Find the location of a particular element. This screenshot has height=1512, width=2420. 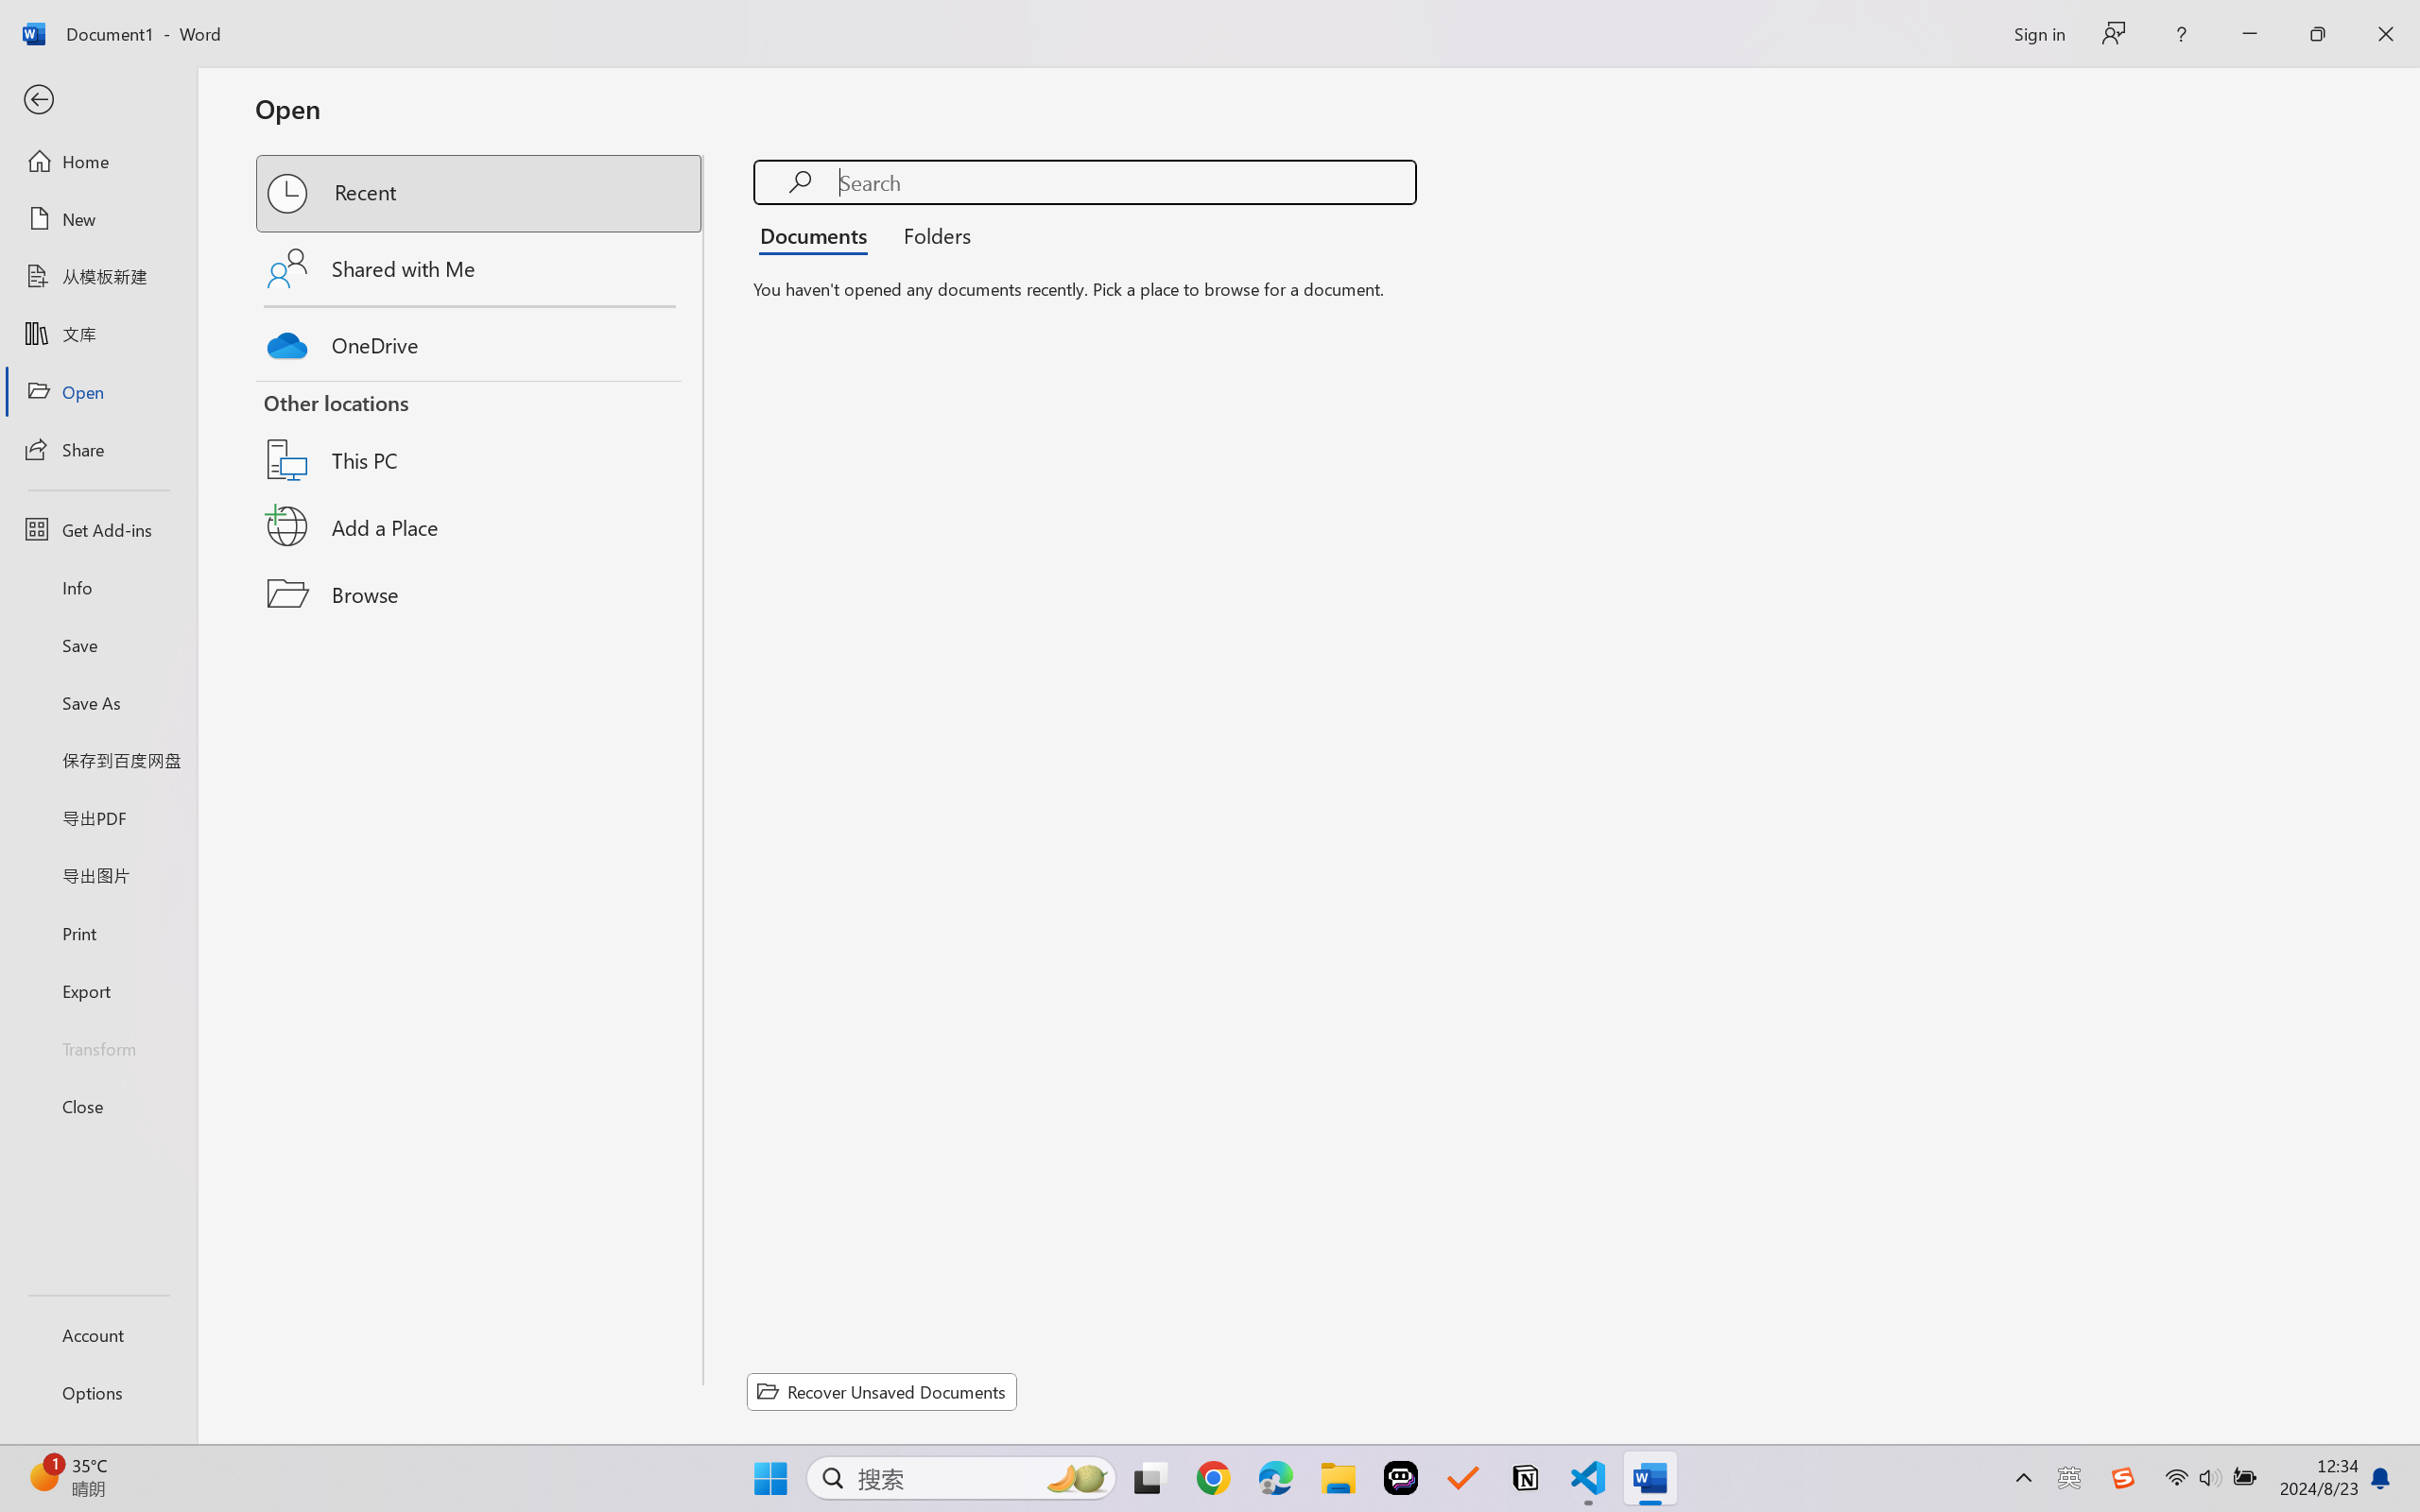

'Recent' is located at coordinates (480, 192).